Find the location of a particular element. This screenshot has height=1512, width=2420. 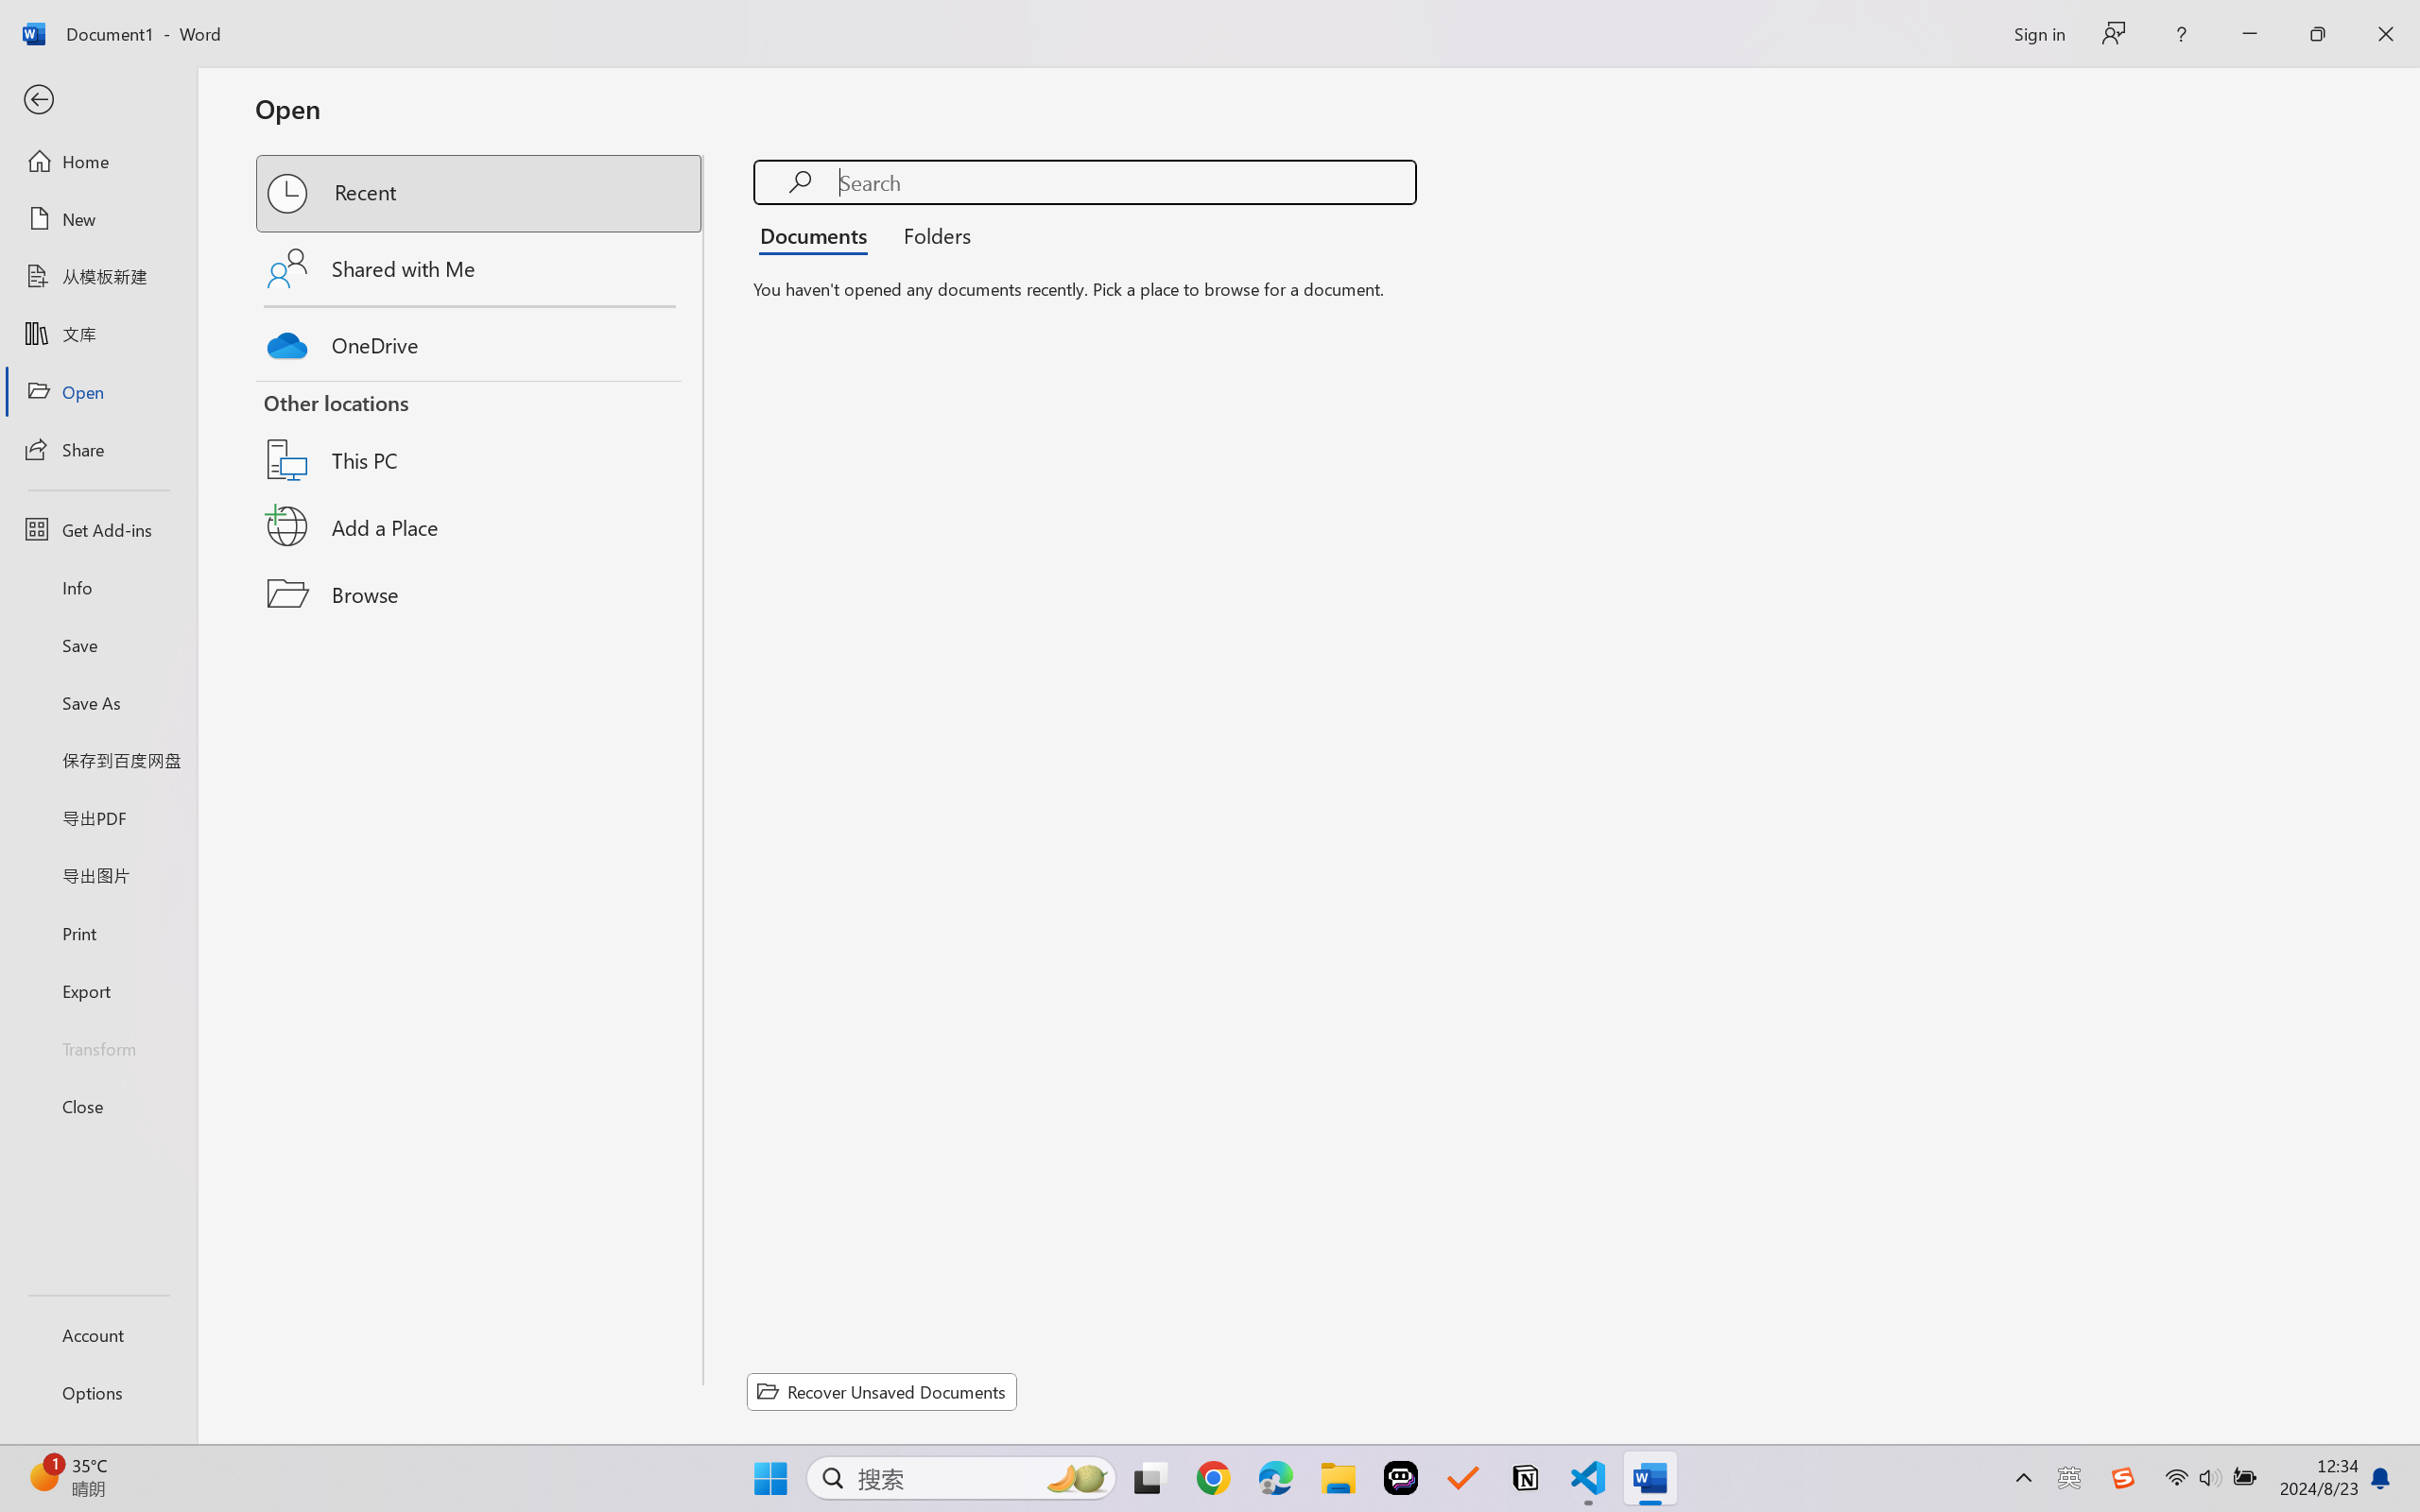

'Recent' is located at coordinates (480, 192).